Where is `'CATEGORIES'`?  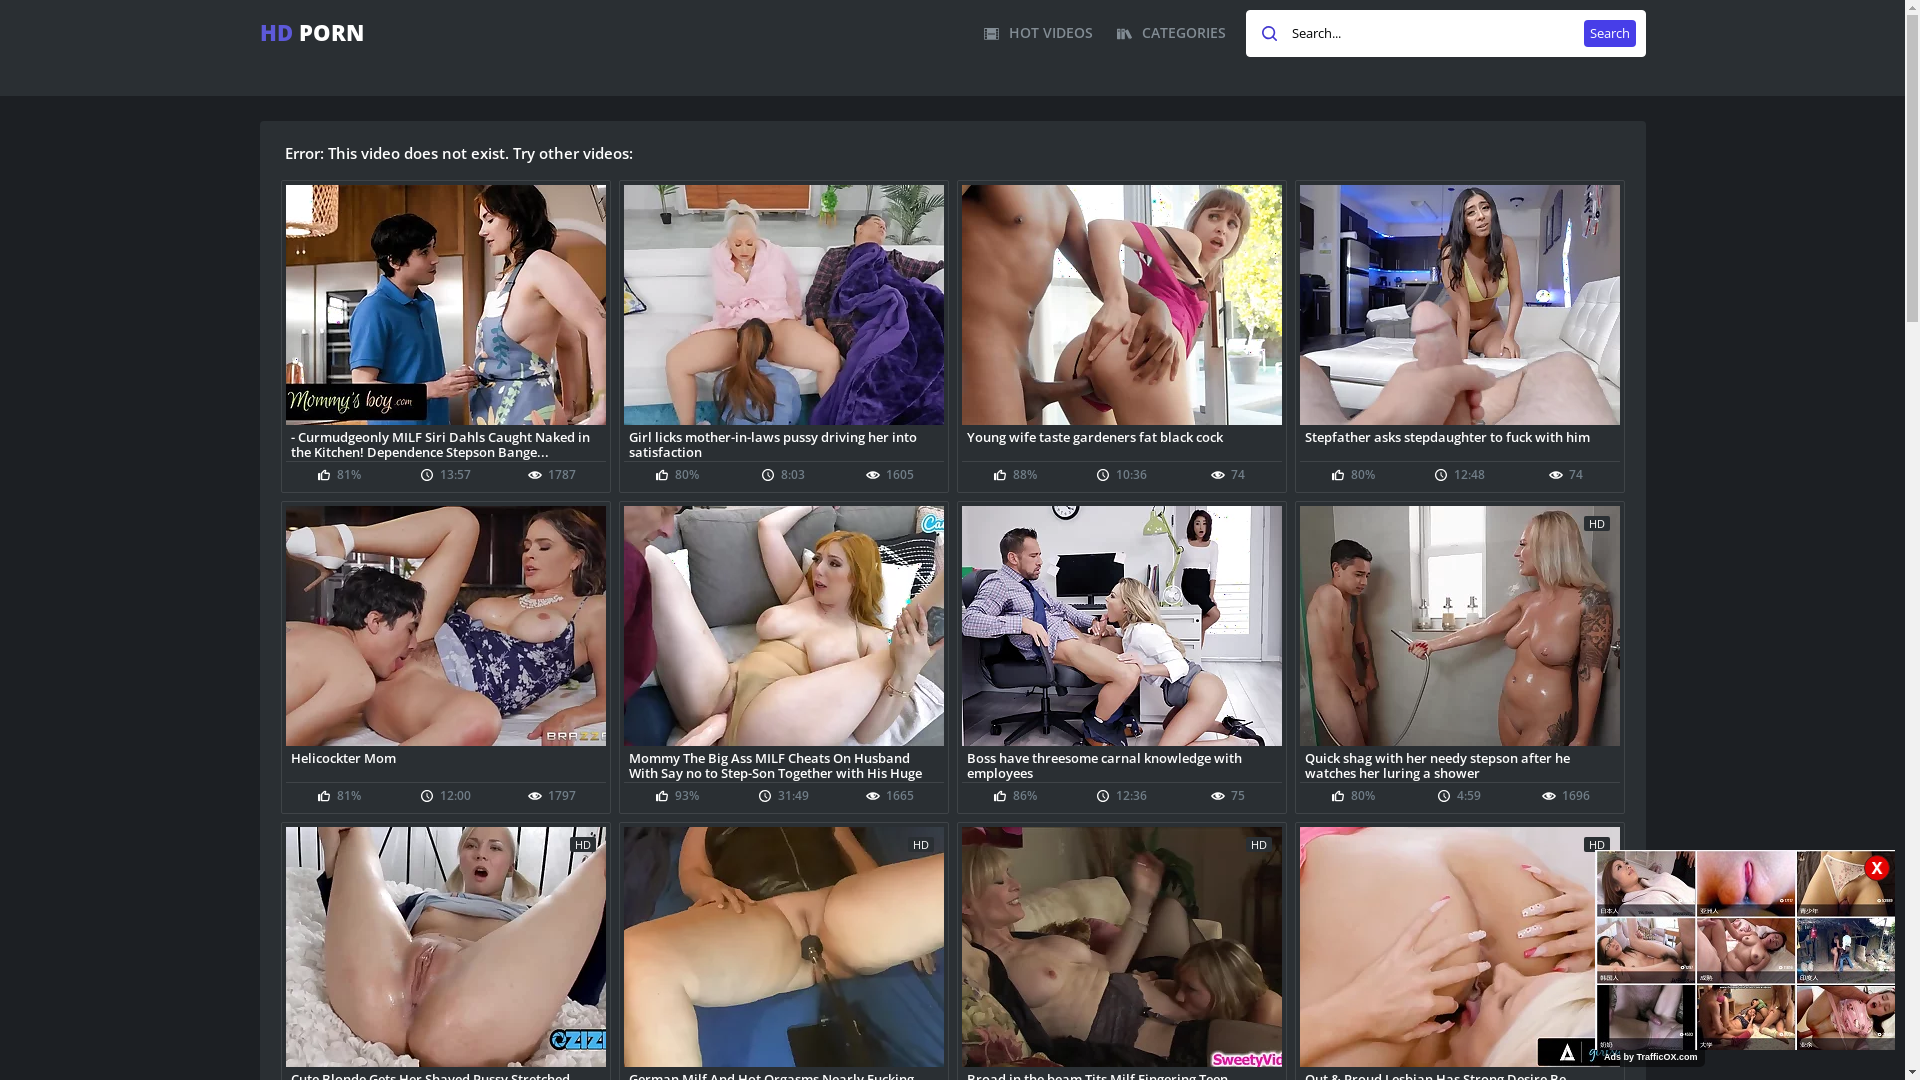
'CATEGORIES' is located at coordinates (1170, 33).